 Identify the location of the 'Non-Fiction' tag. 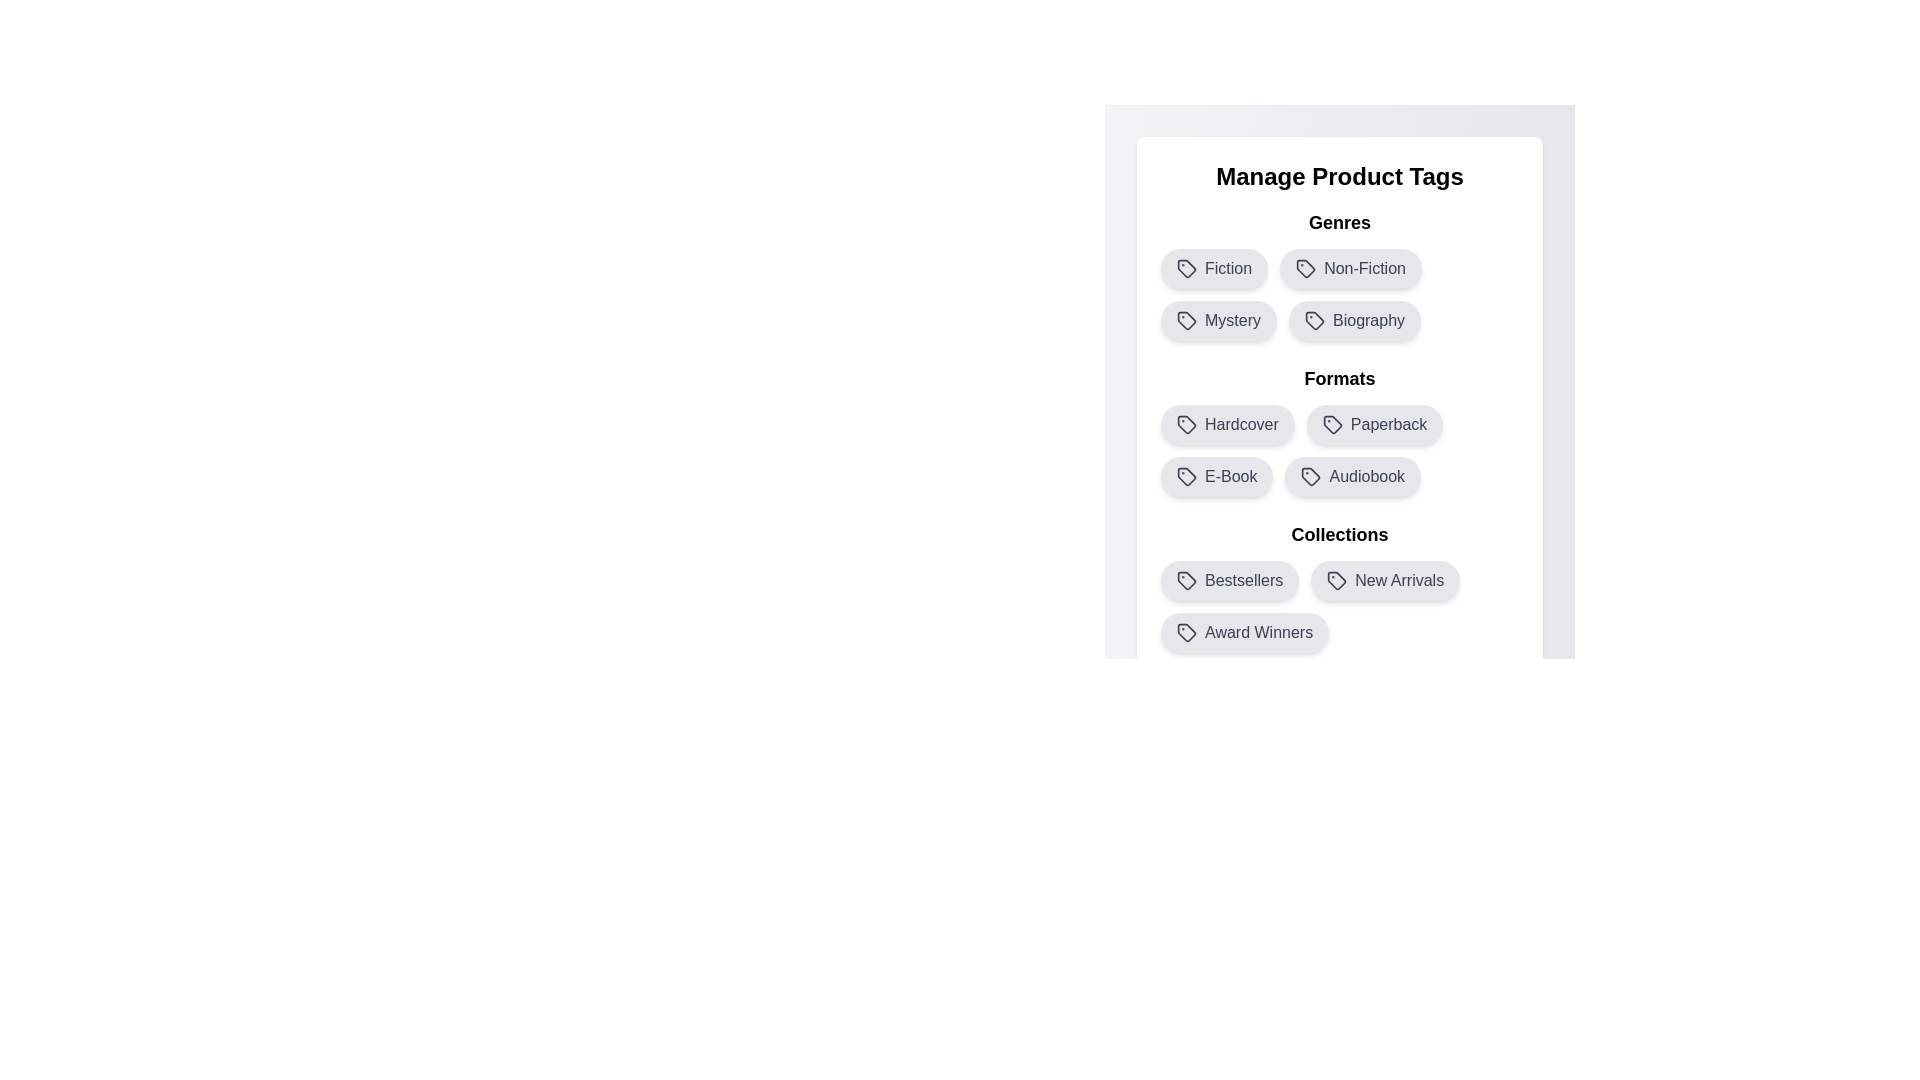
(1339, 274).